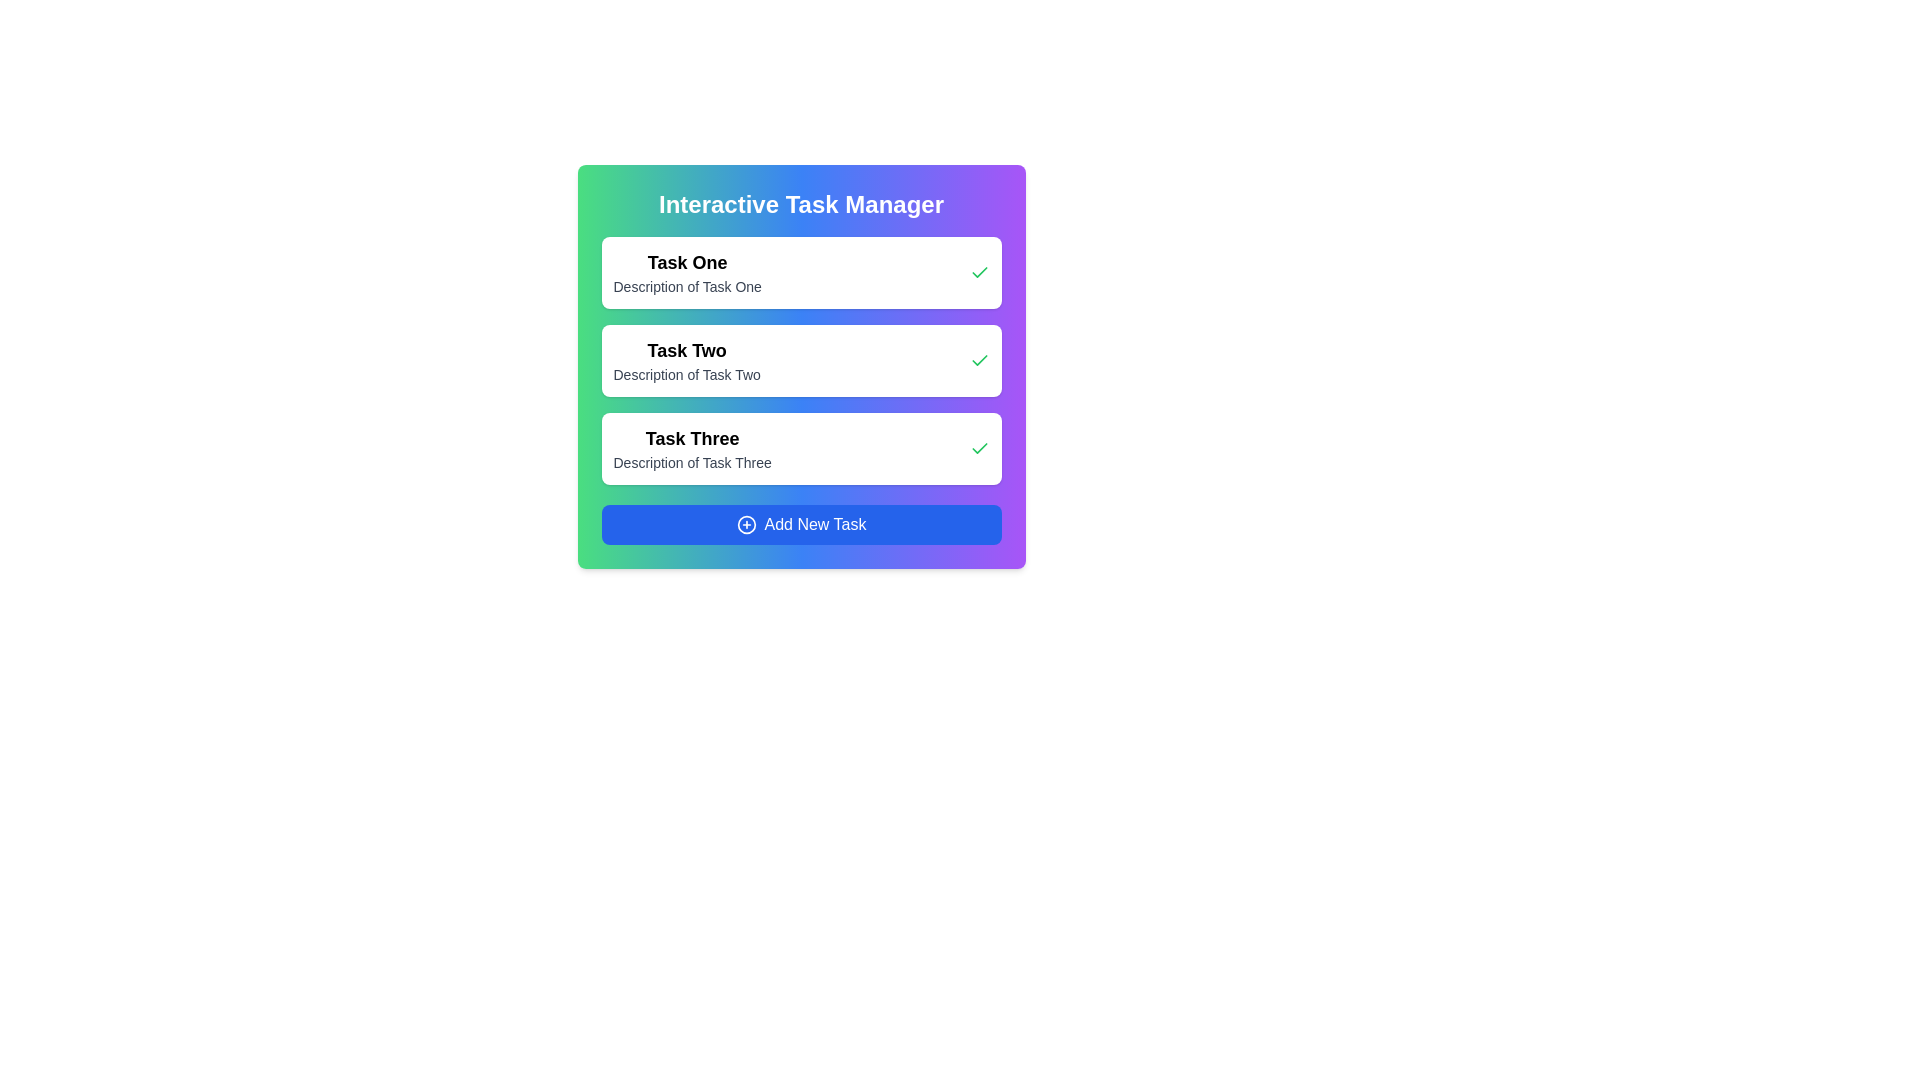 The width and height of the screenshot is (1920, 1080). Describe the element at coordinates (692, 462) in the screenshot. I see `the static text label that reads 'Description of Task Three', which is located directly beneath the bold title 'Task Three' in the task list card` at that location.